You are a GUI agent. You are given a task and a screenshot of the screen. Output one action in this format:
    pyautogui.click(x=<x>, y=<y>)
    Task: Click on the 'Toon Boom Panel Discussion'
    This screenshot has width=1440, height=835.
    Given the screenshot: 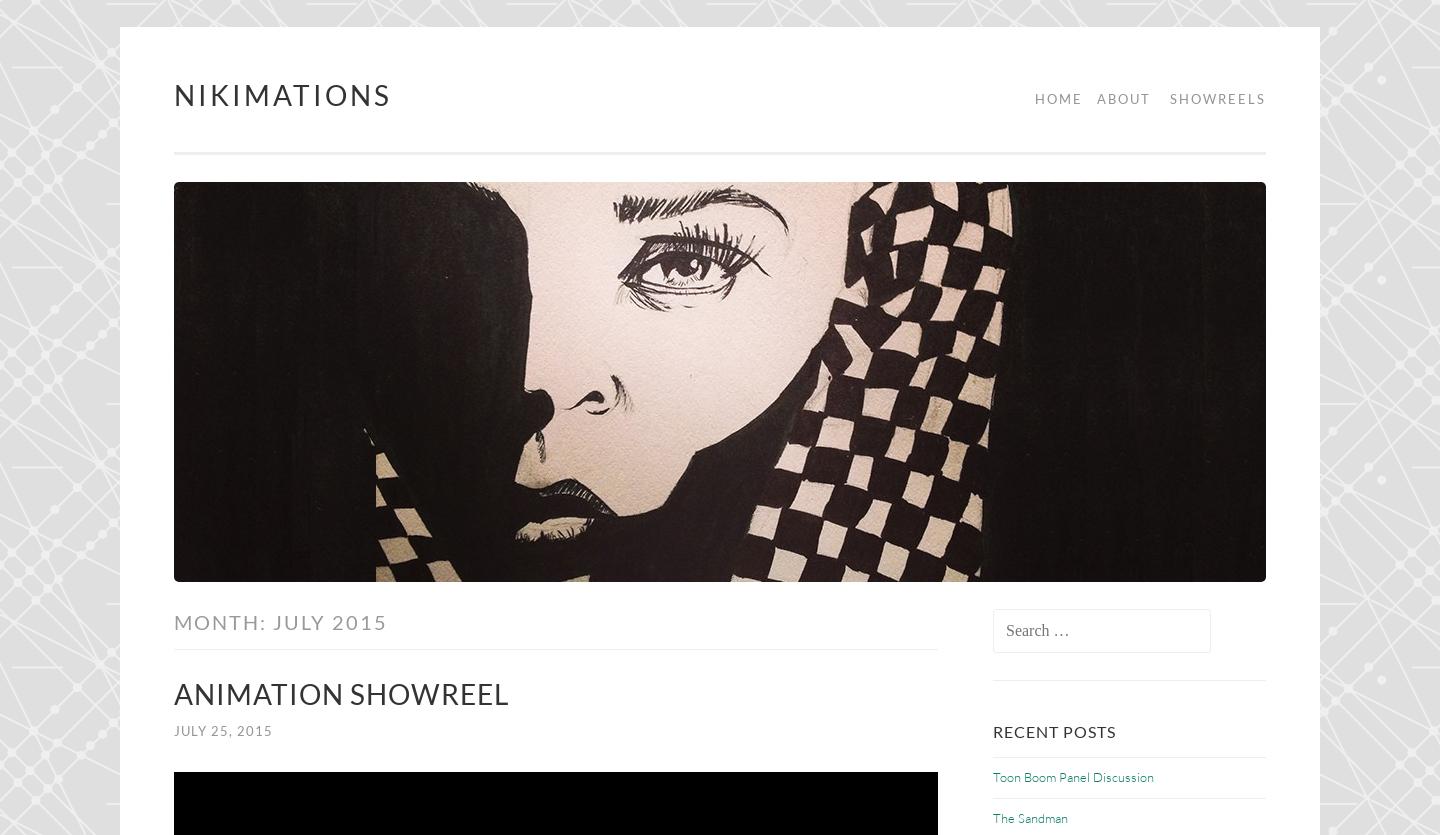 What is the action you would take?
    pyautogui.click(x=1073, y=775)
    